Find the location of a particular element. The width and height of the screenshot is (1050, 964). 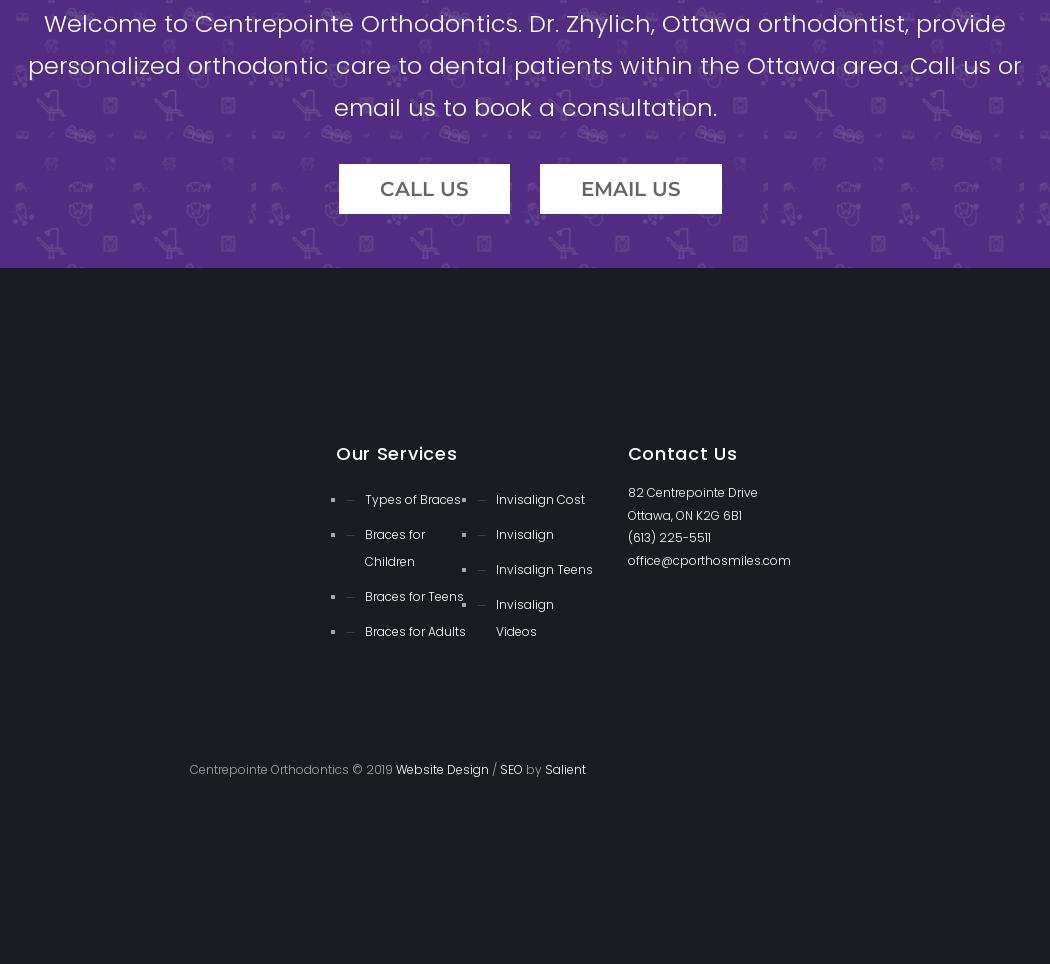

'Website Design' is located at coordinates (441, 768).